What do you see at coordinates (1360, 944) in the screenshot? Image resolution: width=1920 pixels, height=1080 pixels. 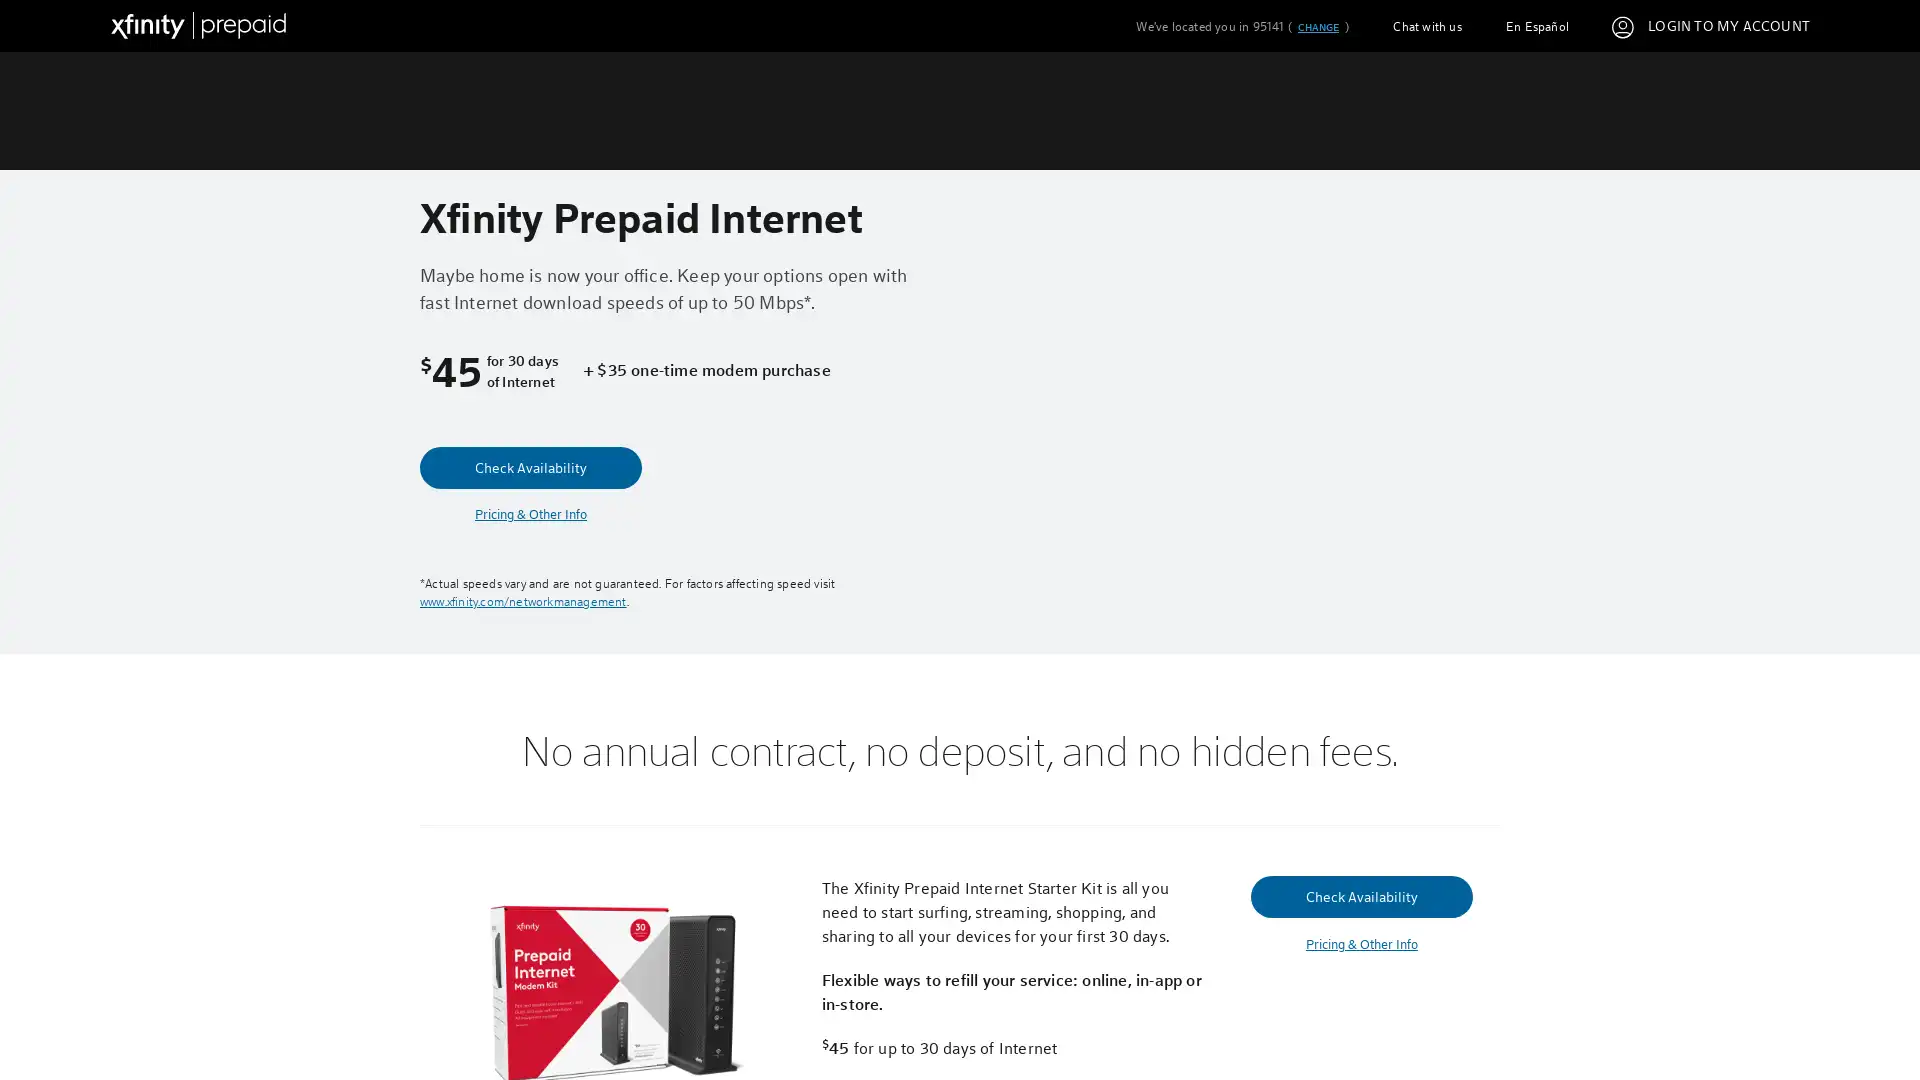 I see `Pricing & Other Info` at bounding box center [1360, 944].